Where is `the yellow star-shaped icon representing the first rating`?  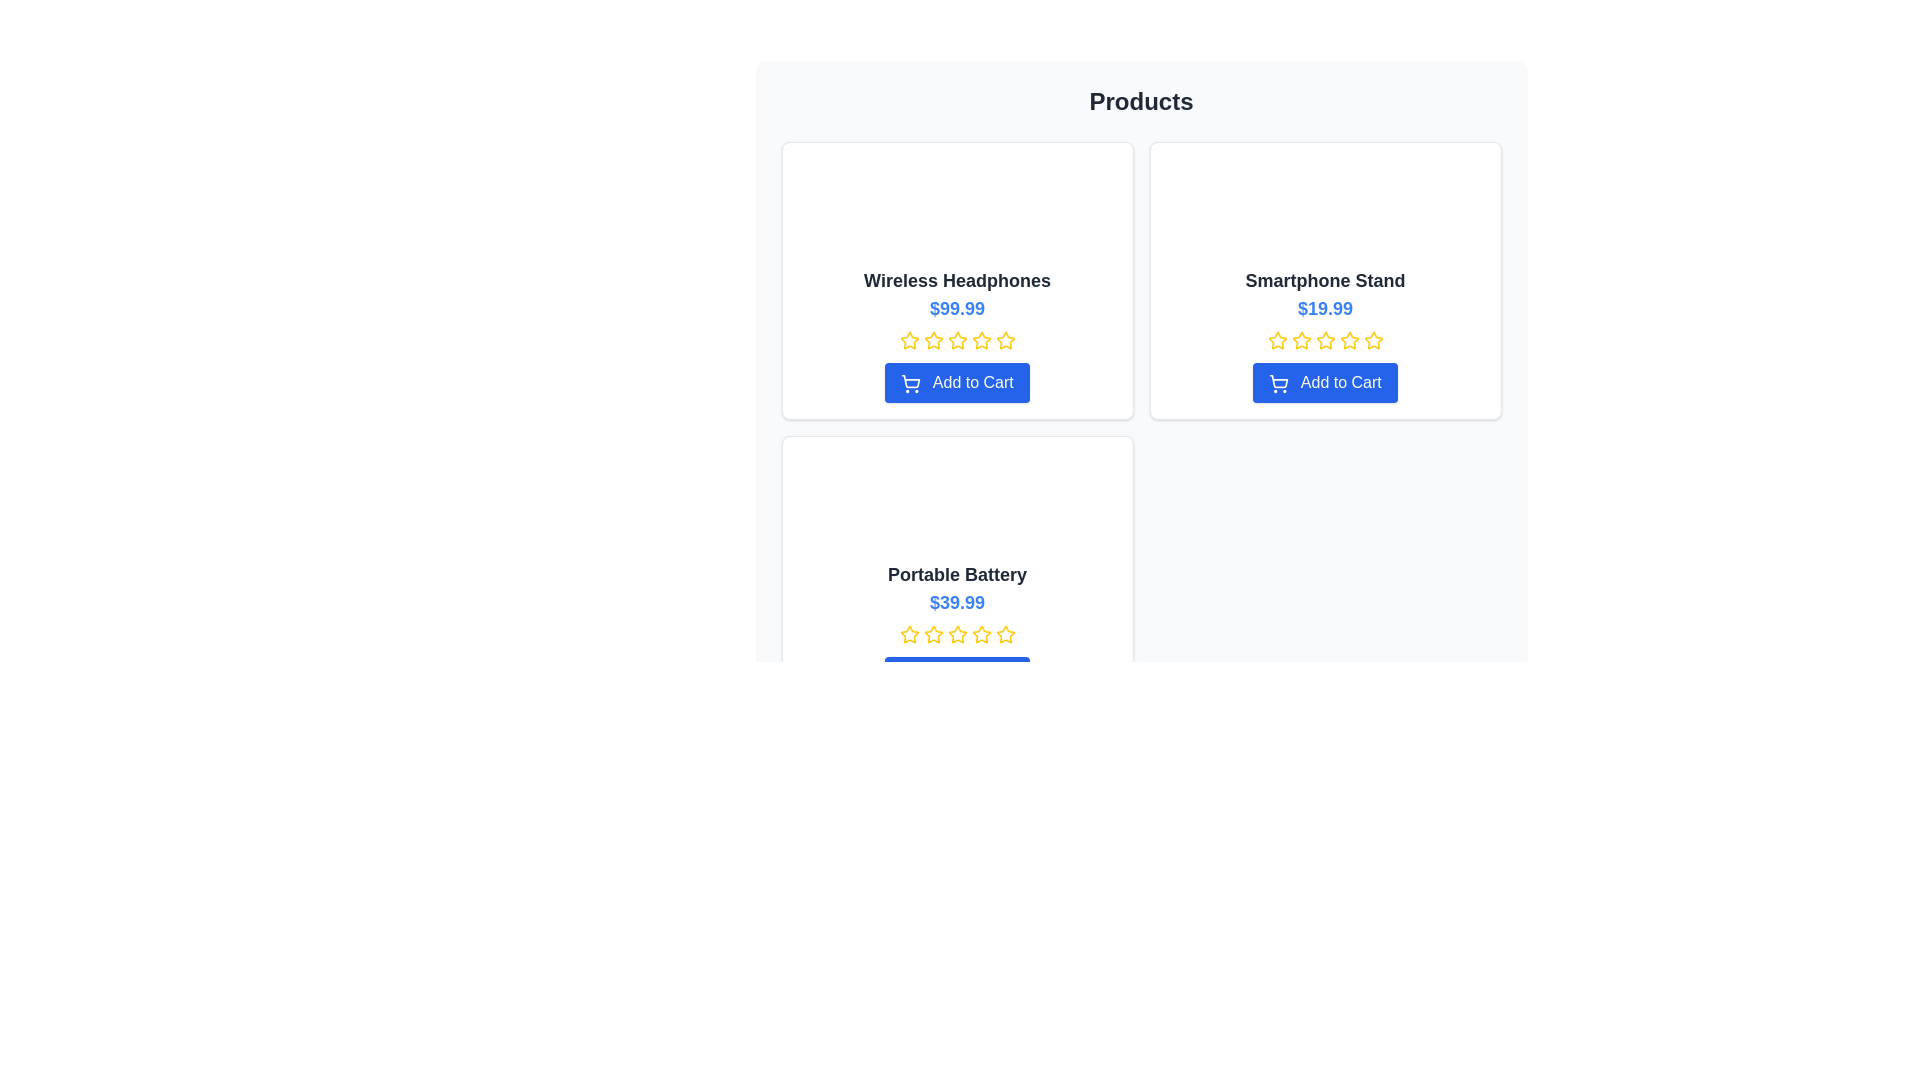
the yellow star-shaped icon representing the first rating is located at coordinates (1276, 339).